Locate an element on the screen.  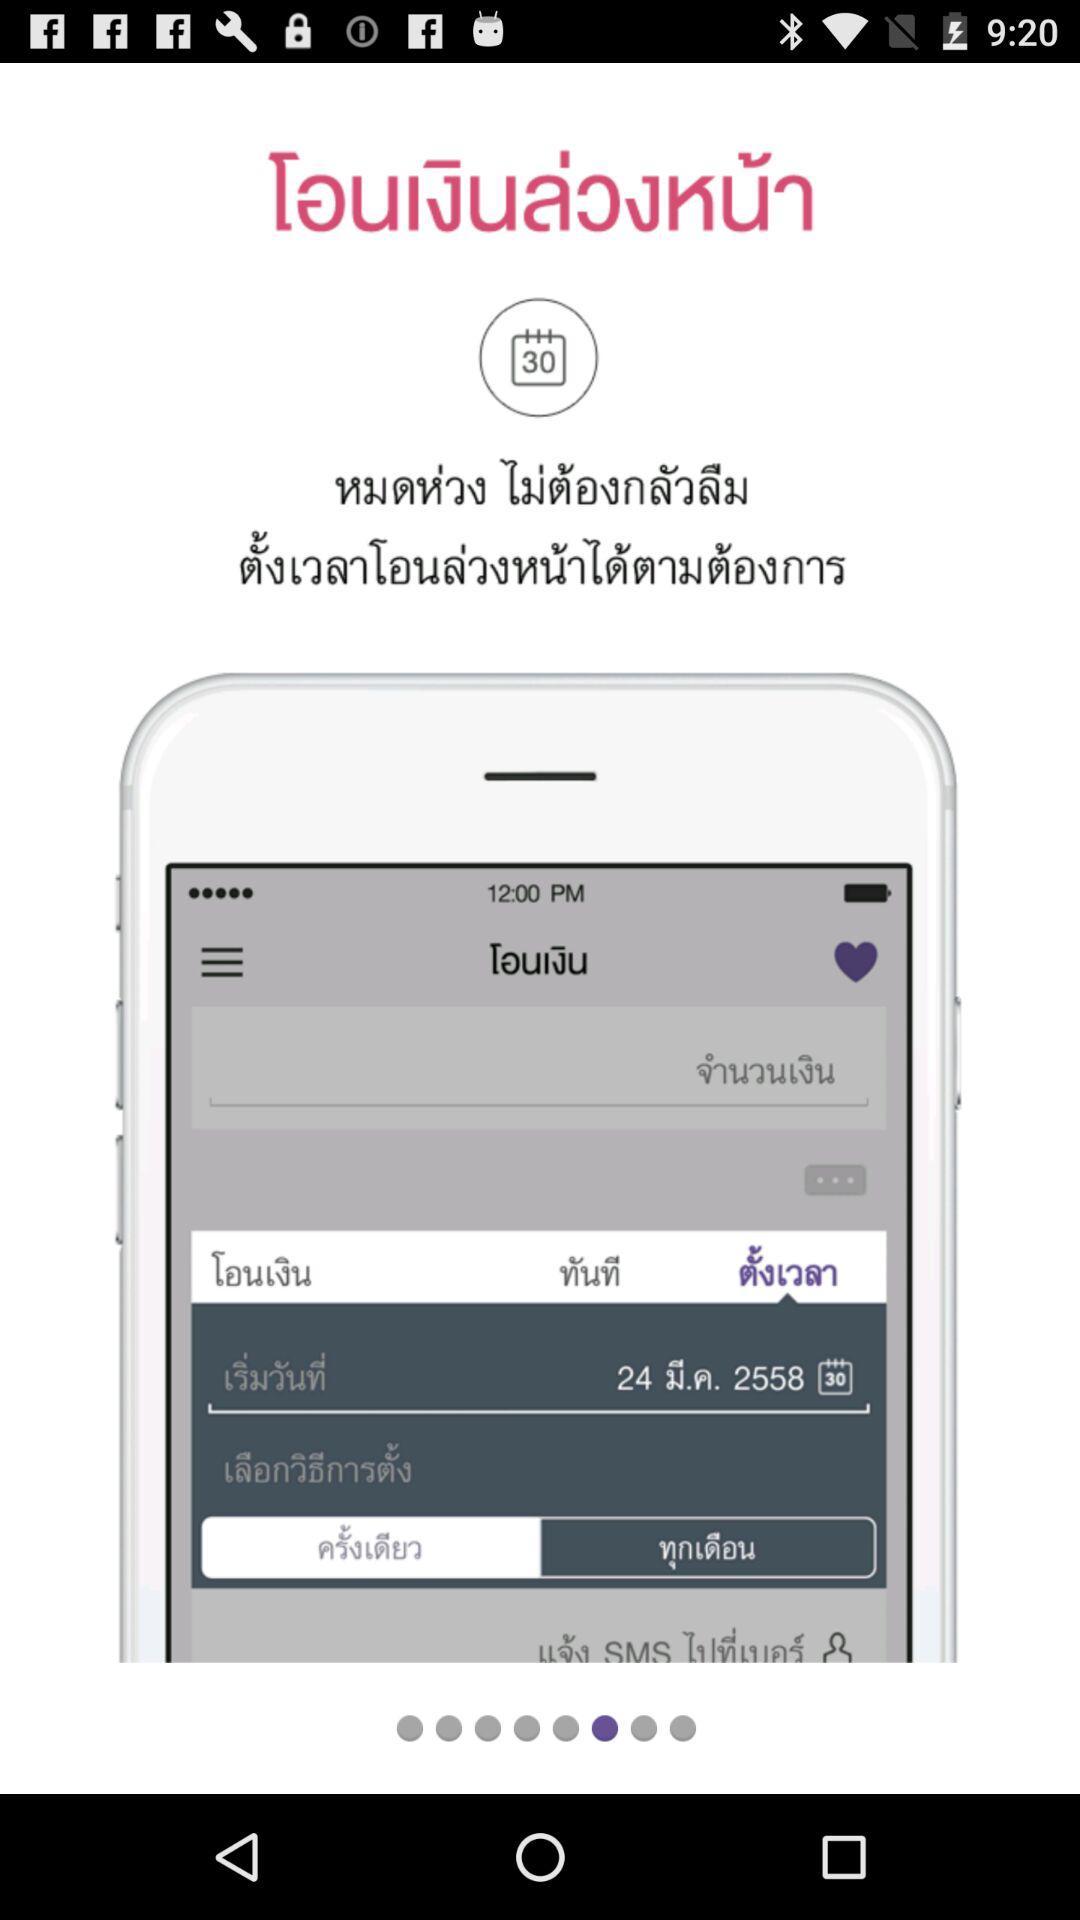
go right to next slide is located at coordinates (643, 1727).